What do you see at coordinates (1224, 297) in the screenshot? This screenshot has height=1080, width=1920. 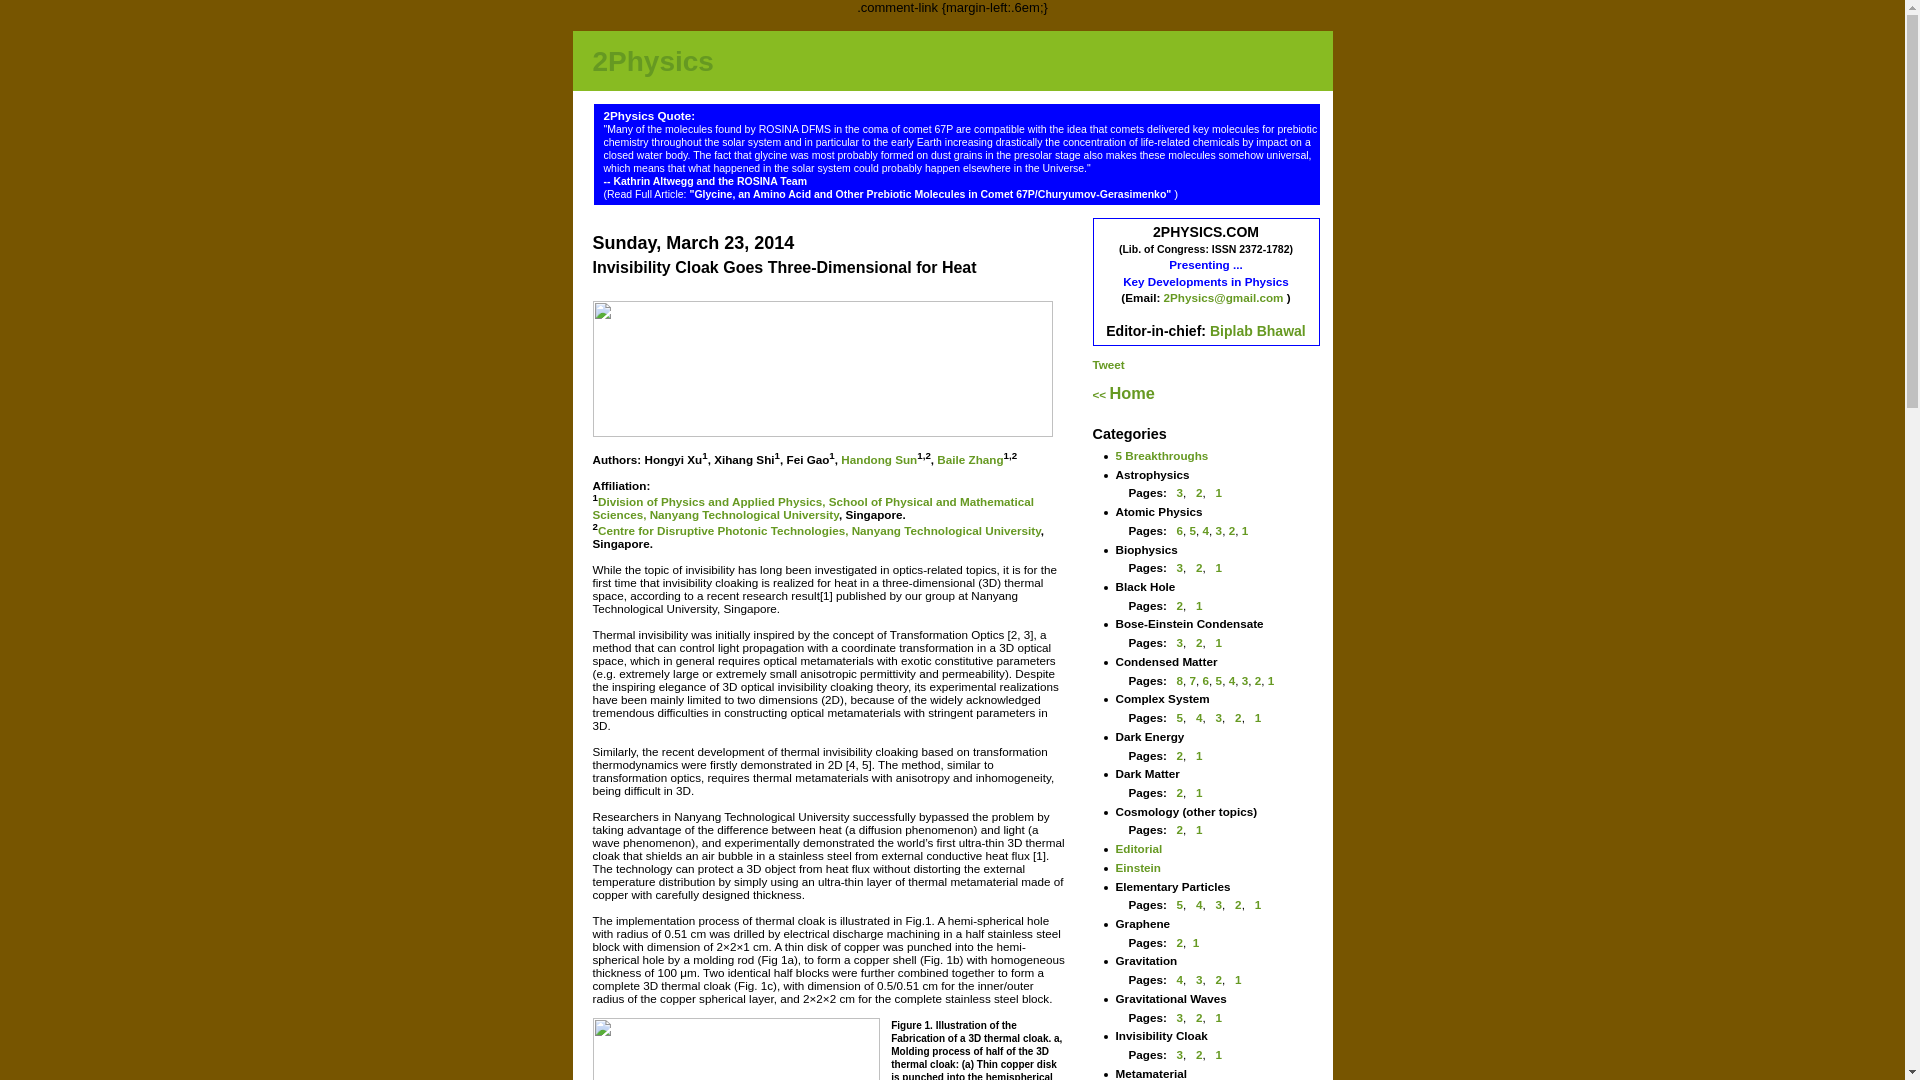 I see `'2Physics@gmail.com'` at bounding box center [1224, 297].